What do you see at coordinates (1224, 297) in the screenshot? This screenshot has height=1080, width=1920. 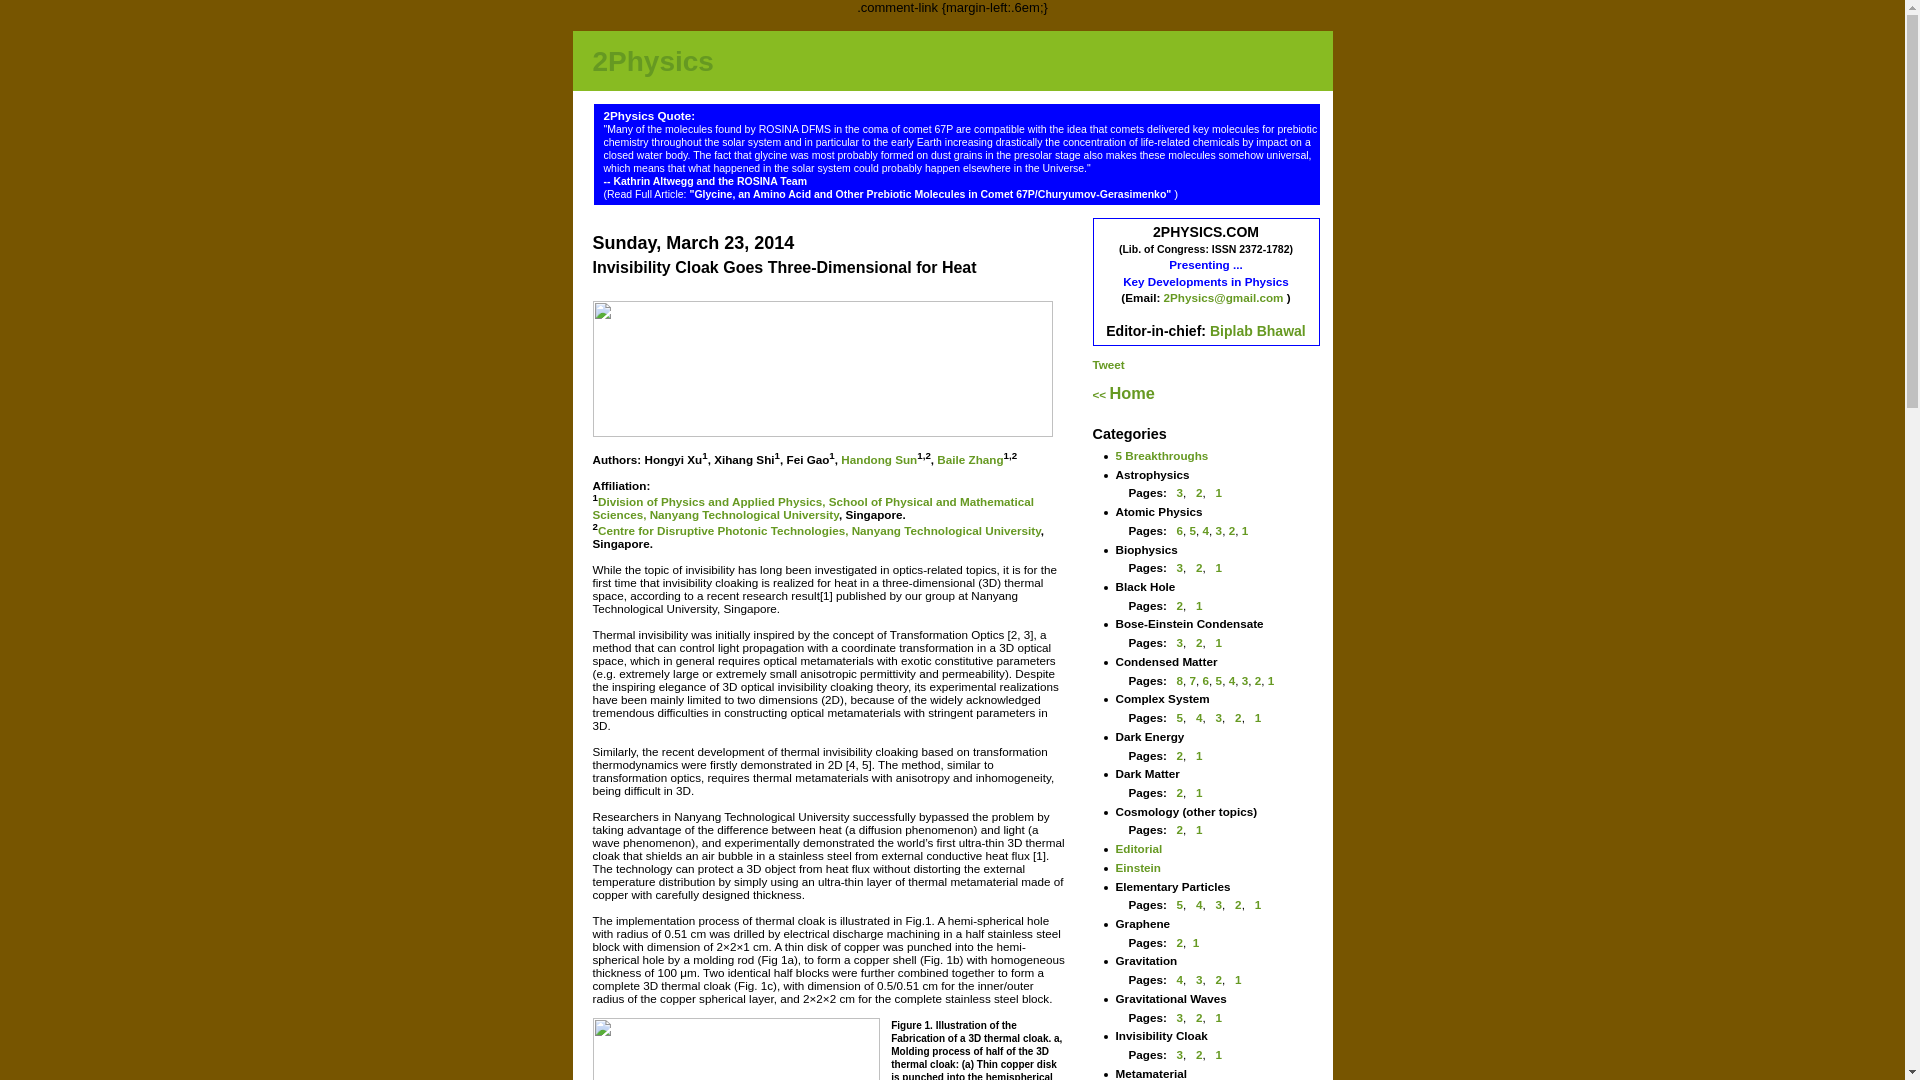 I see `'2Physics@gmail.com'` at bounding box center [1224, 297].